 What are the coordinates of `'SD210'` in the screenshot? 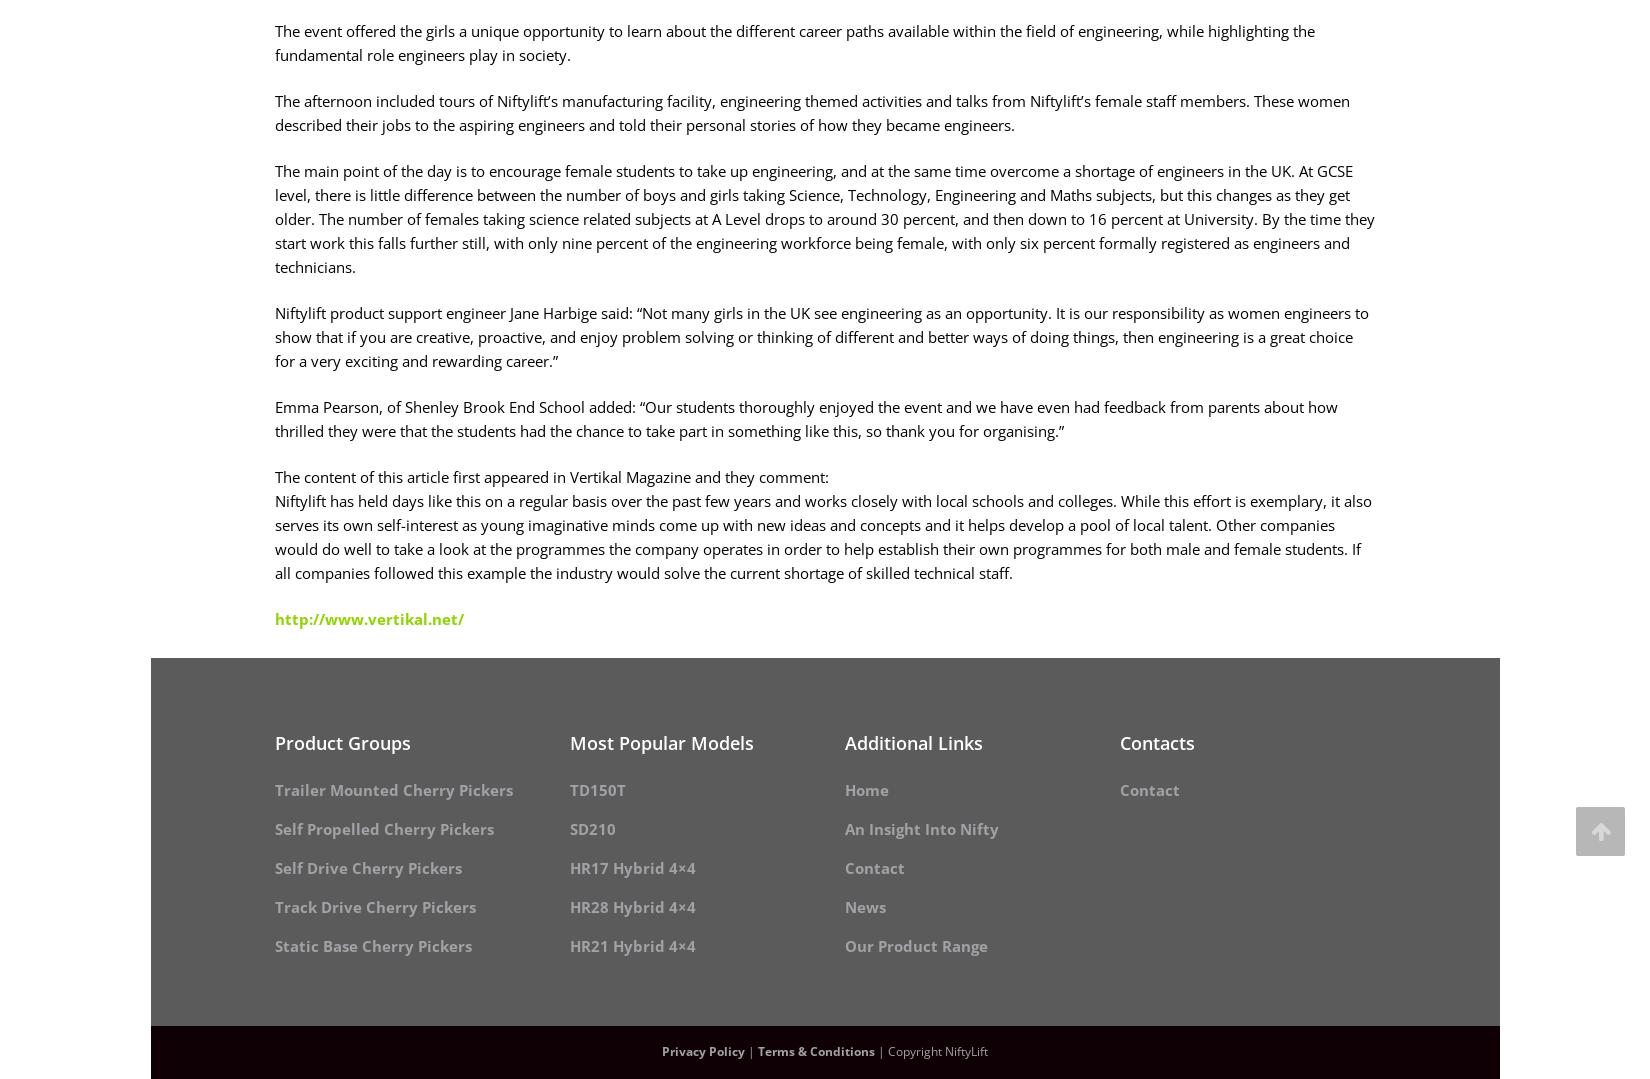 It's located at (592, 827).